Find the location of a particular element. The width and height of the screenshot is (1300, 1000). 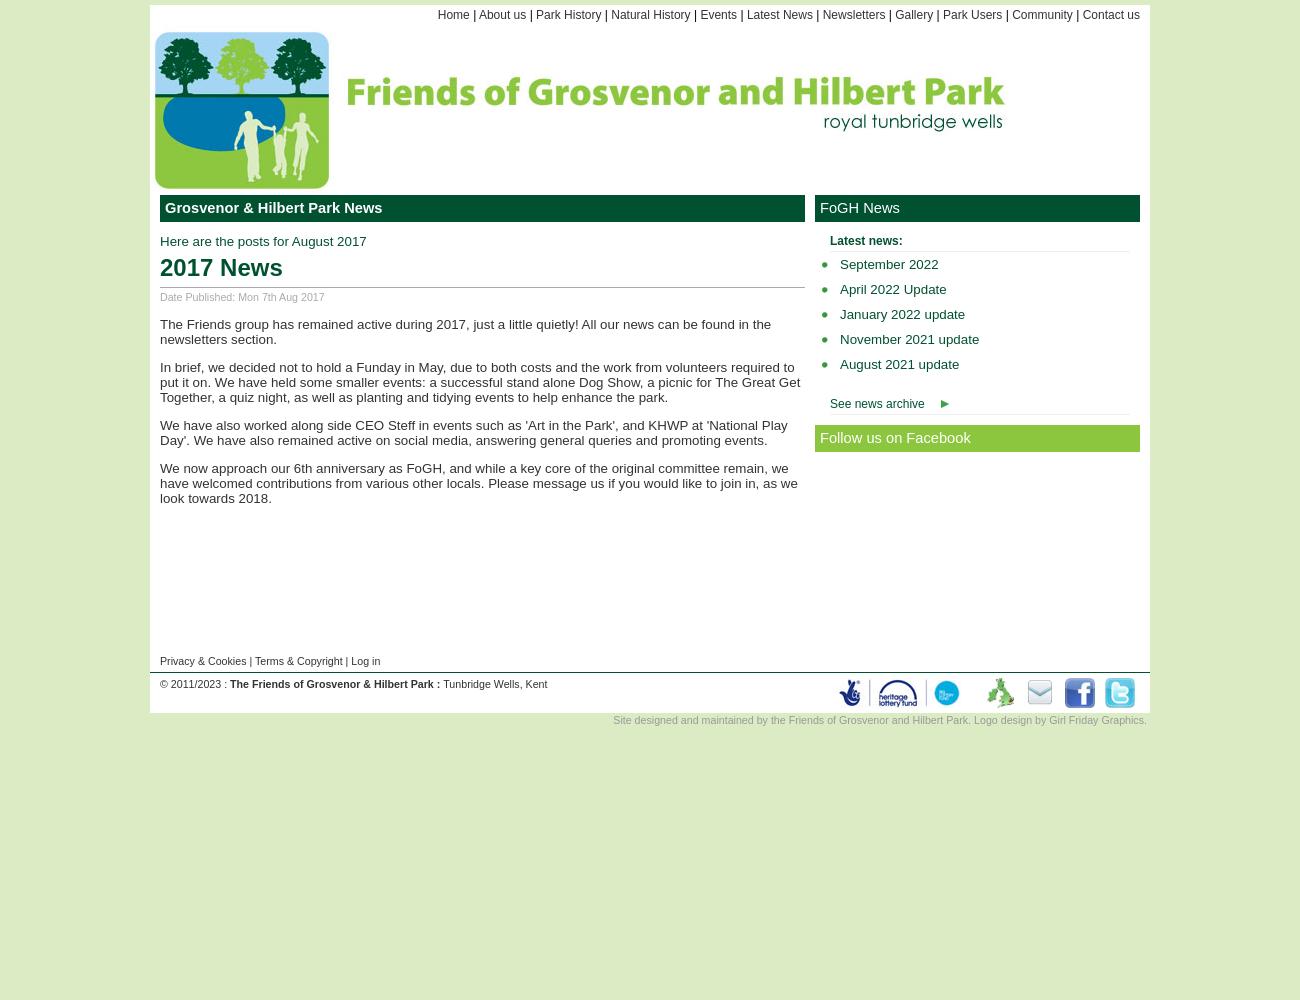

'Gallery' is located at coordinates (894, 15).